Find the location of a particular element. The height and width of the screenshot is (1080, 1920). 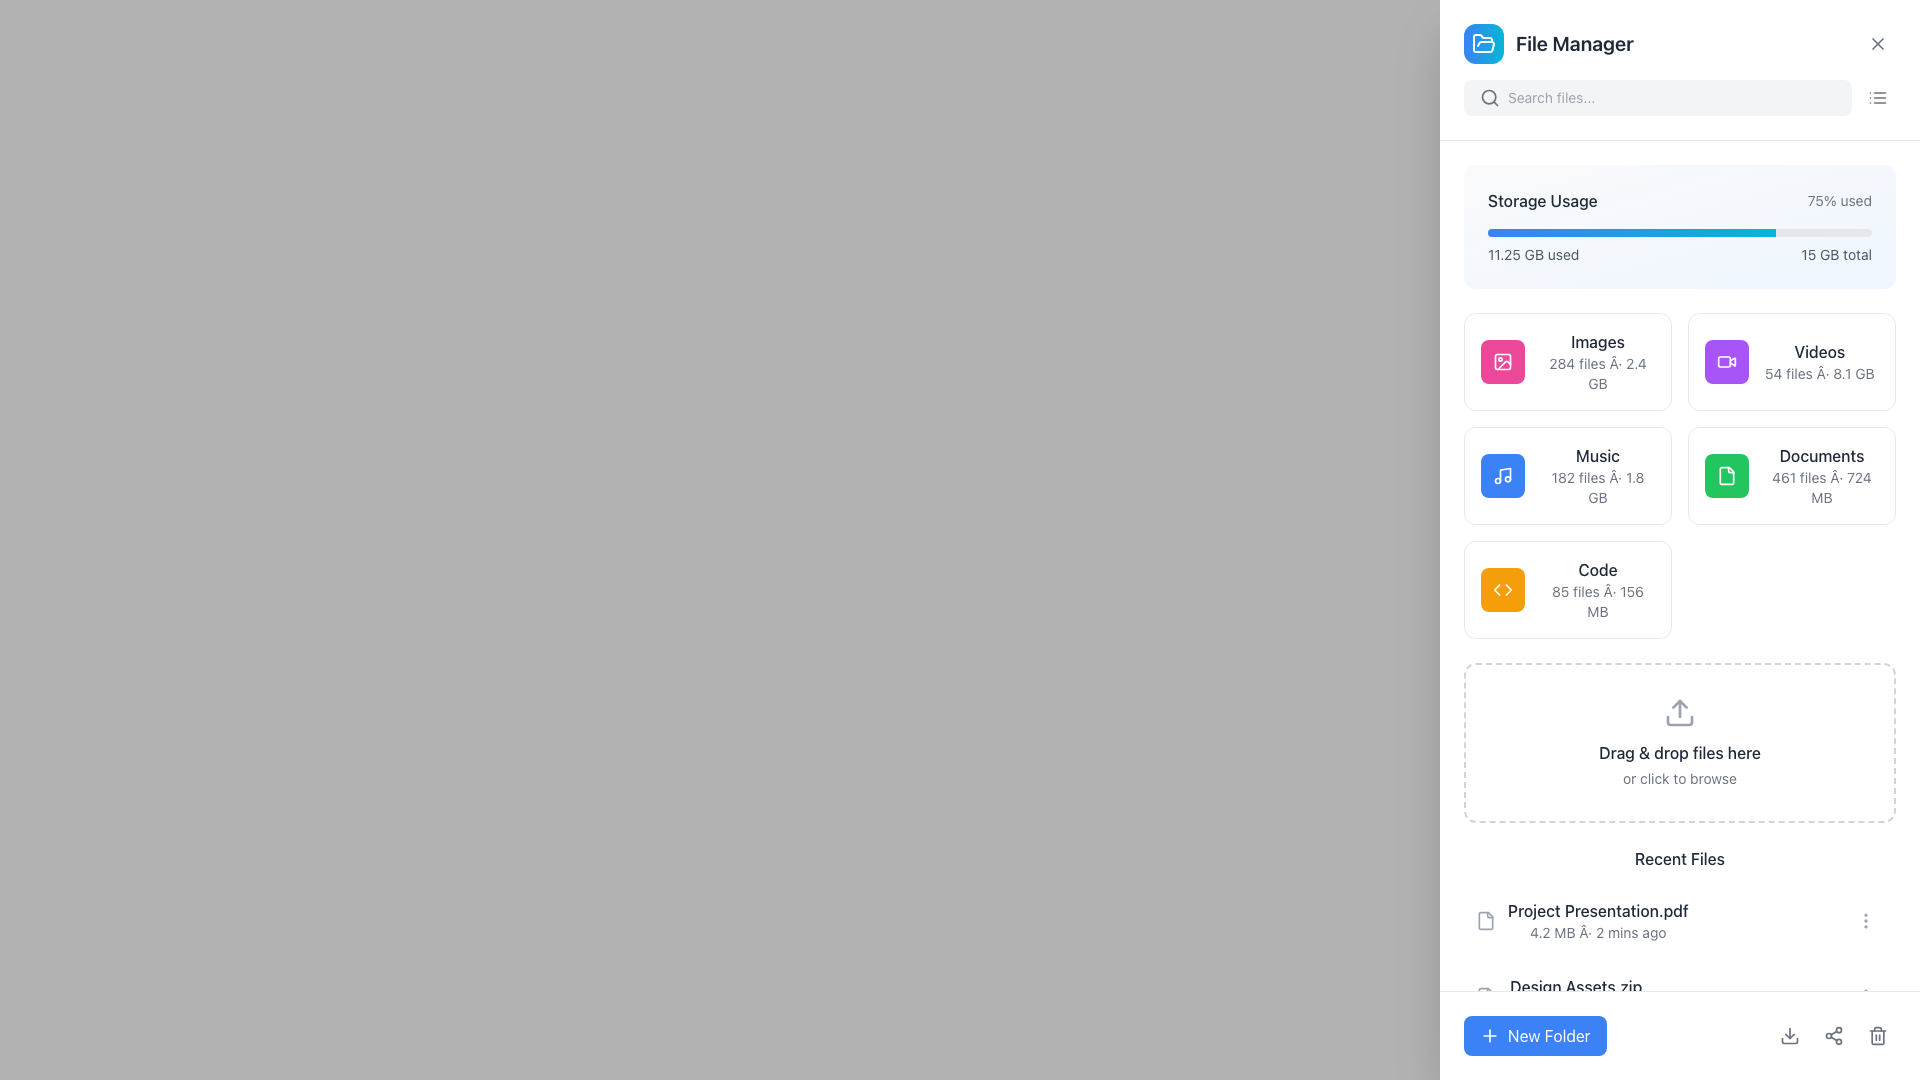

the menu icon, which consists of three horizontal lines stacked vertically in gray color, located in the top-right corner of the interface next to the search bar is located at coordinates (1876, 97).